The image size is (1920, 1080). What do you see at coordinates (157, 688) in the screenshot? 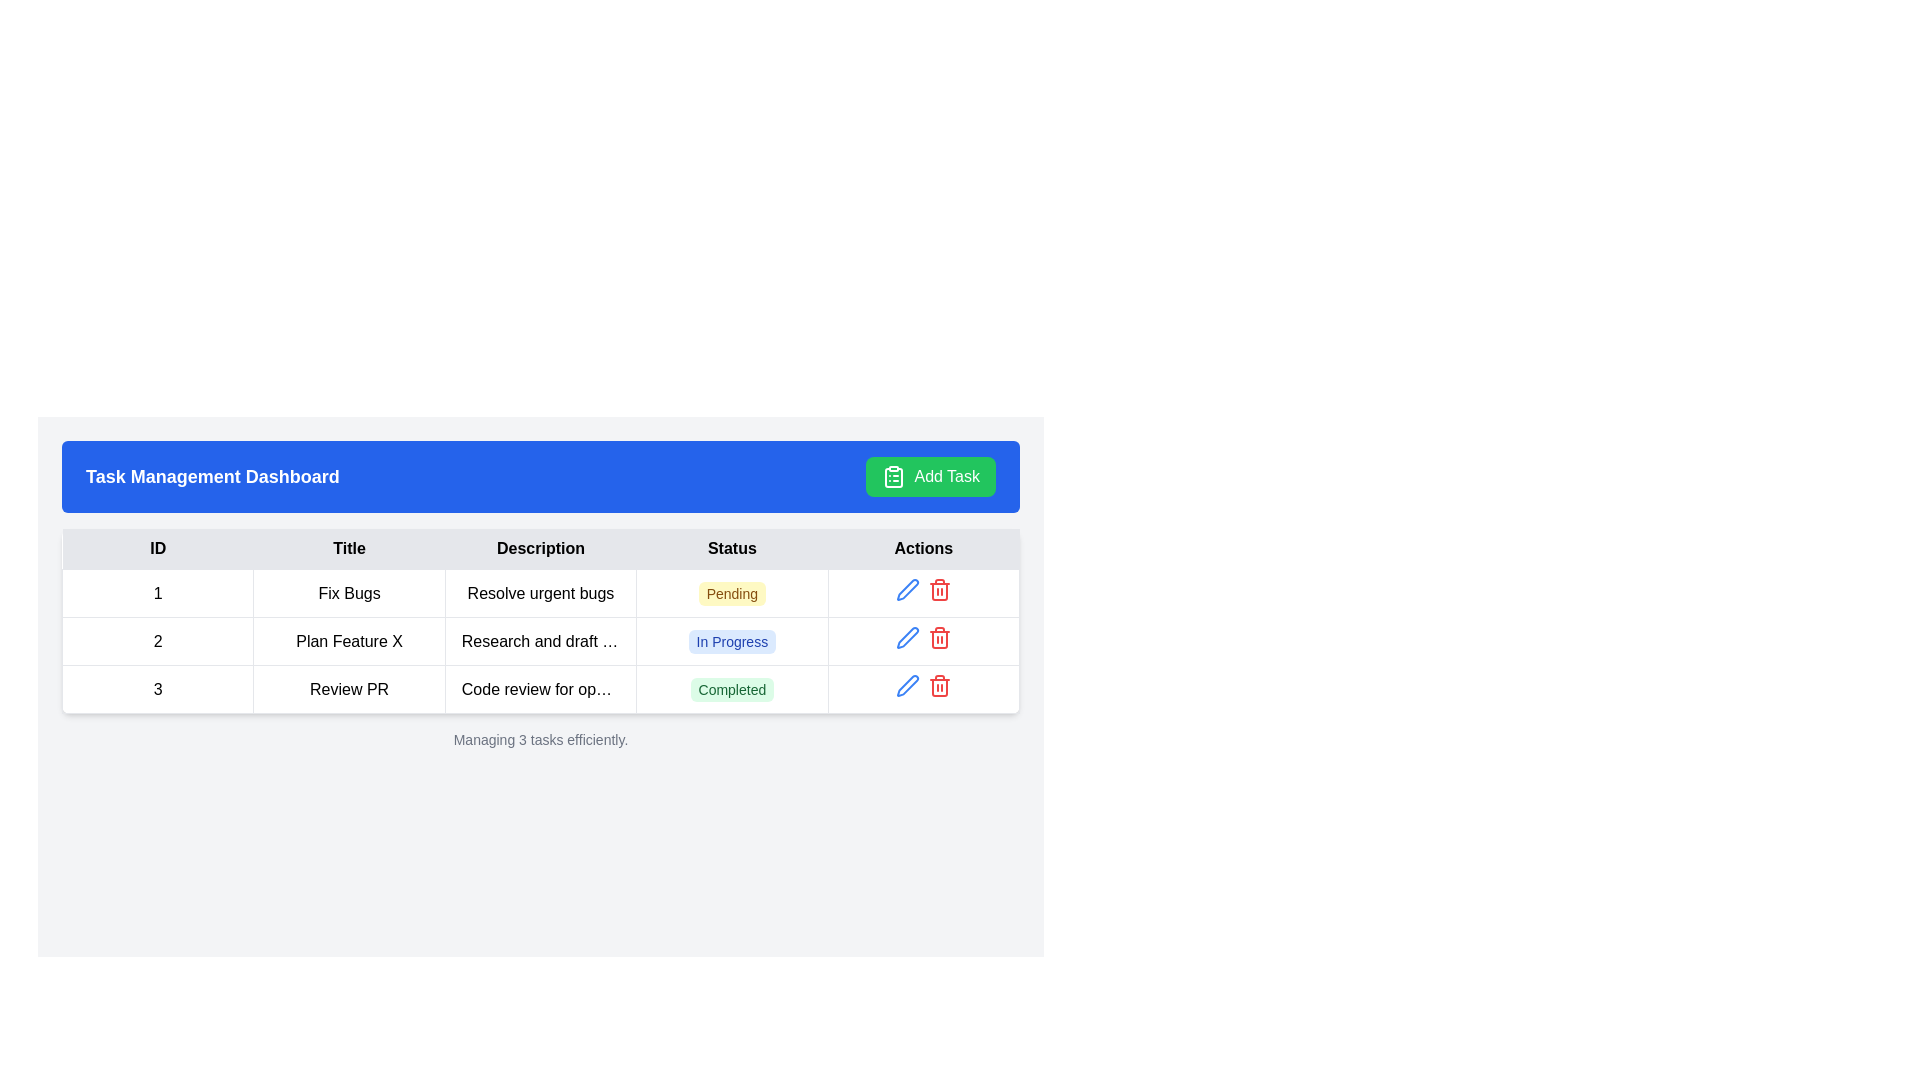
I see `the table cell in the first column of the third row that contains the number '3'` at bounding box center [157, 688].